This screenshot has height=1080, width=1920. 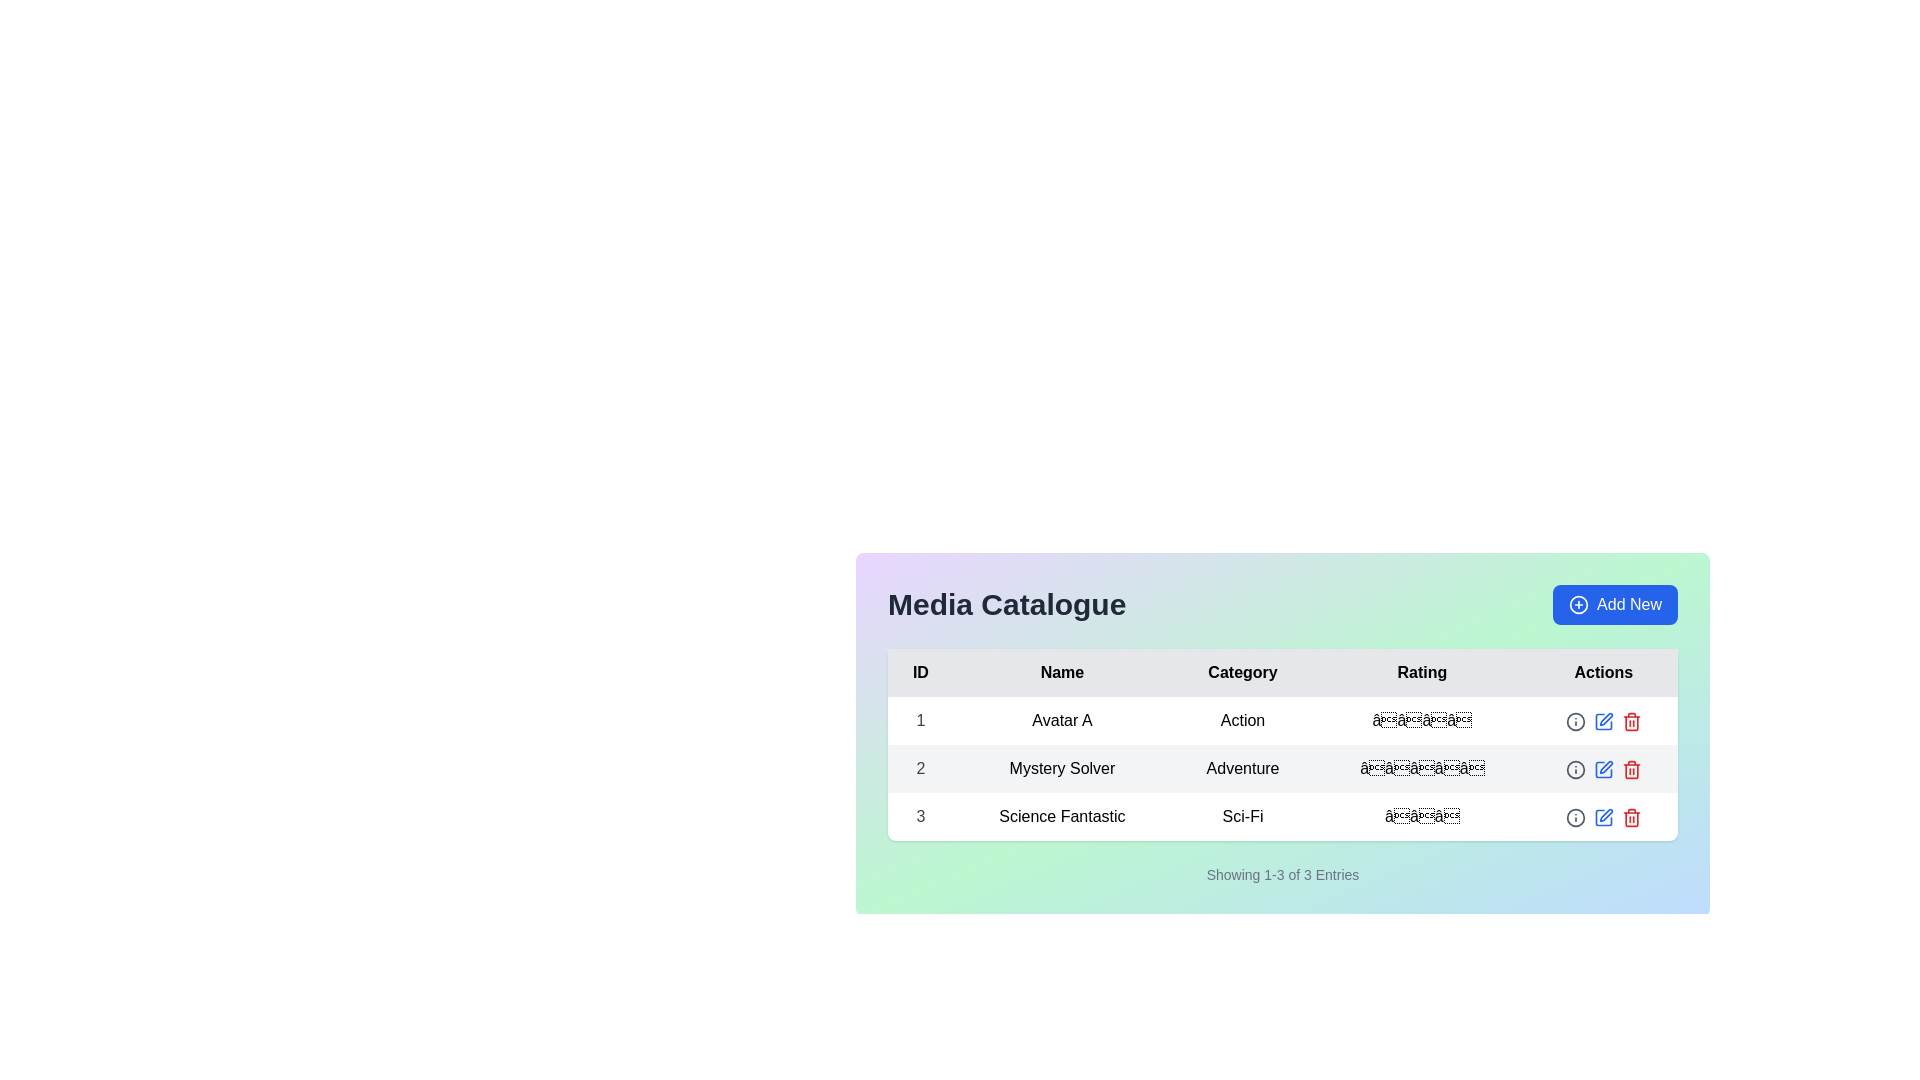 What do you see at coordinates (1603, 767) in the screenshot?
I see `the small blue pencil icon in the 'Actions' column of the second row in the data table` at bounding box center [1603, 767].